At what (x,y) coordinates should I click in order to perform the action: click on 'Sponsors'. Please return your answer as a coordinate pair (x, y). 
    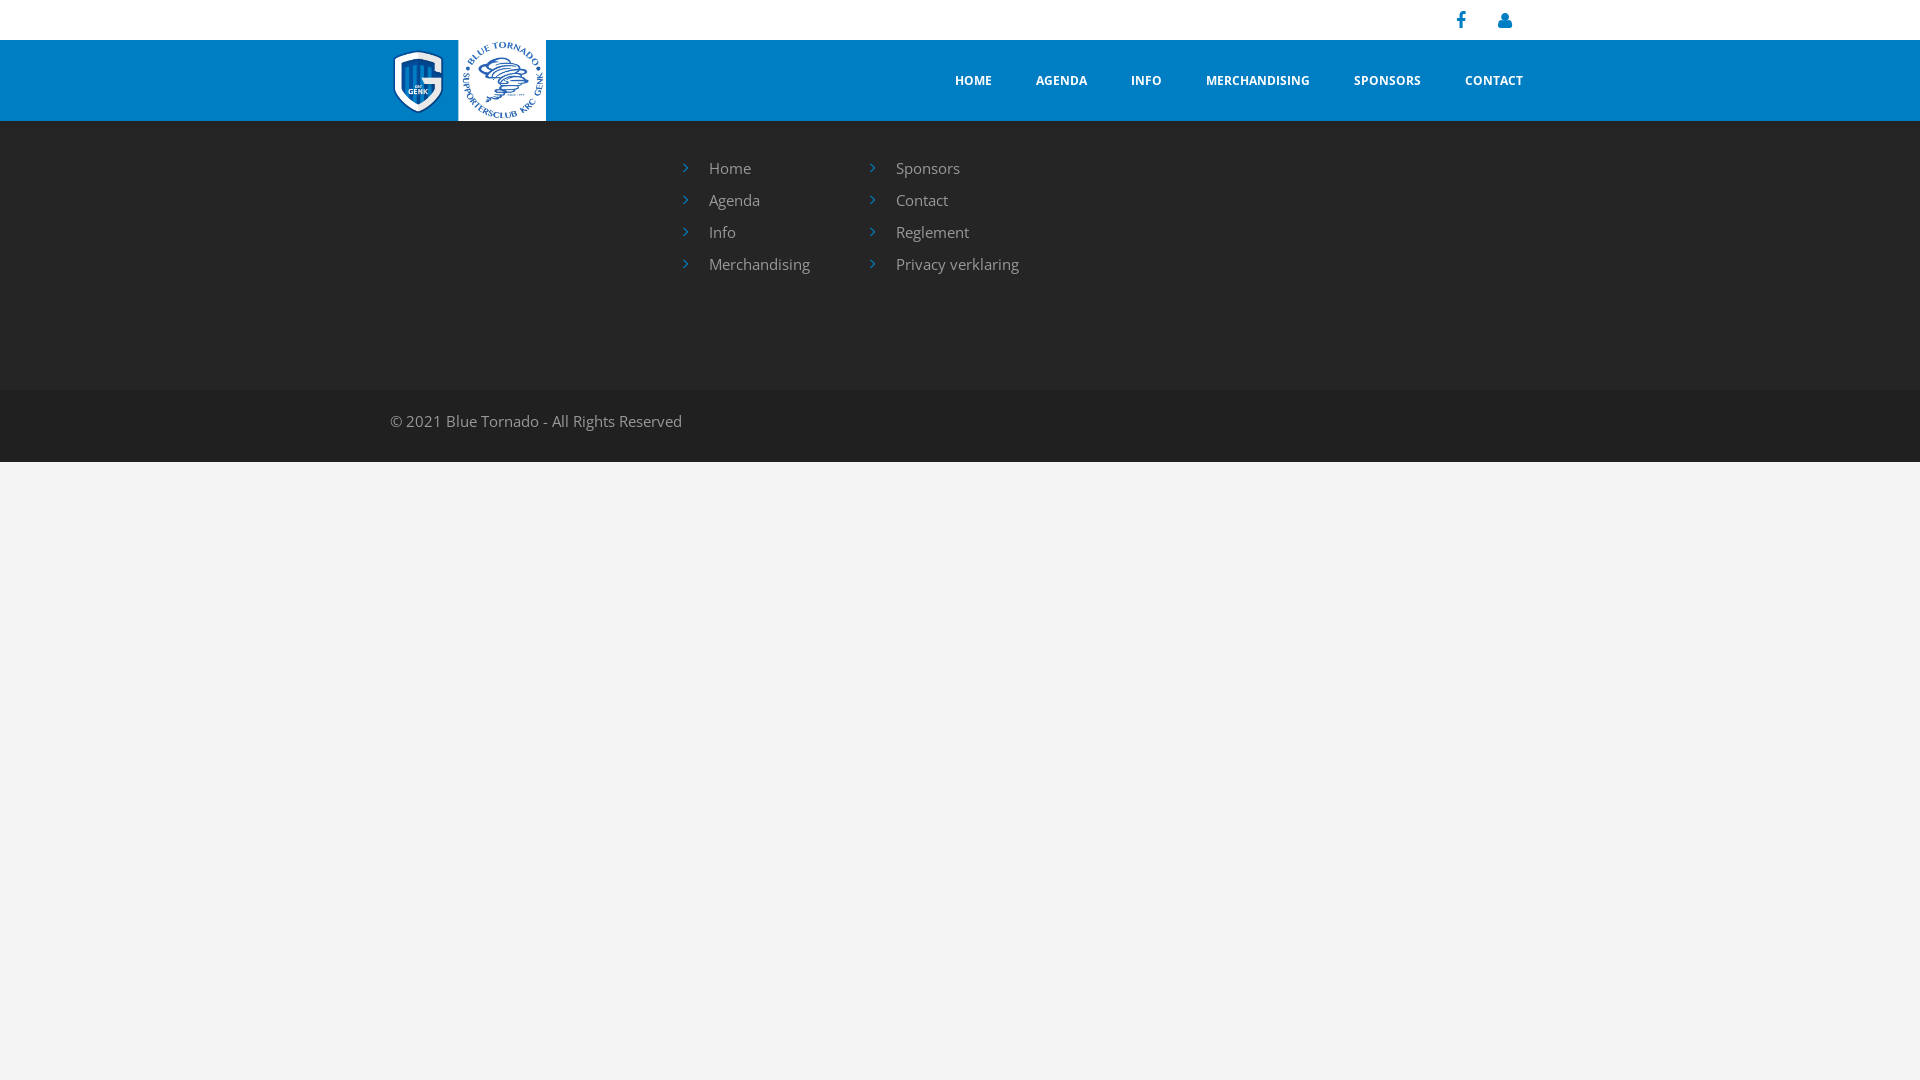
    Looking at the image, I should click on (926, 167).